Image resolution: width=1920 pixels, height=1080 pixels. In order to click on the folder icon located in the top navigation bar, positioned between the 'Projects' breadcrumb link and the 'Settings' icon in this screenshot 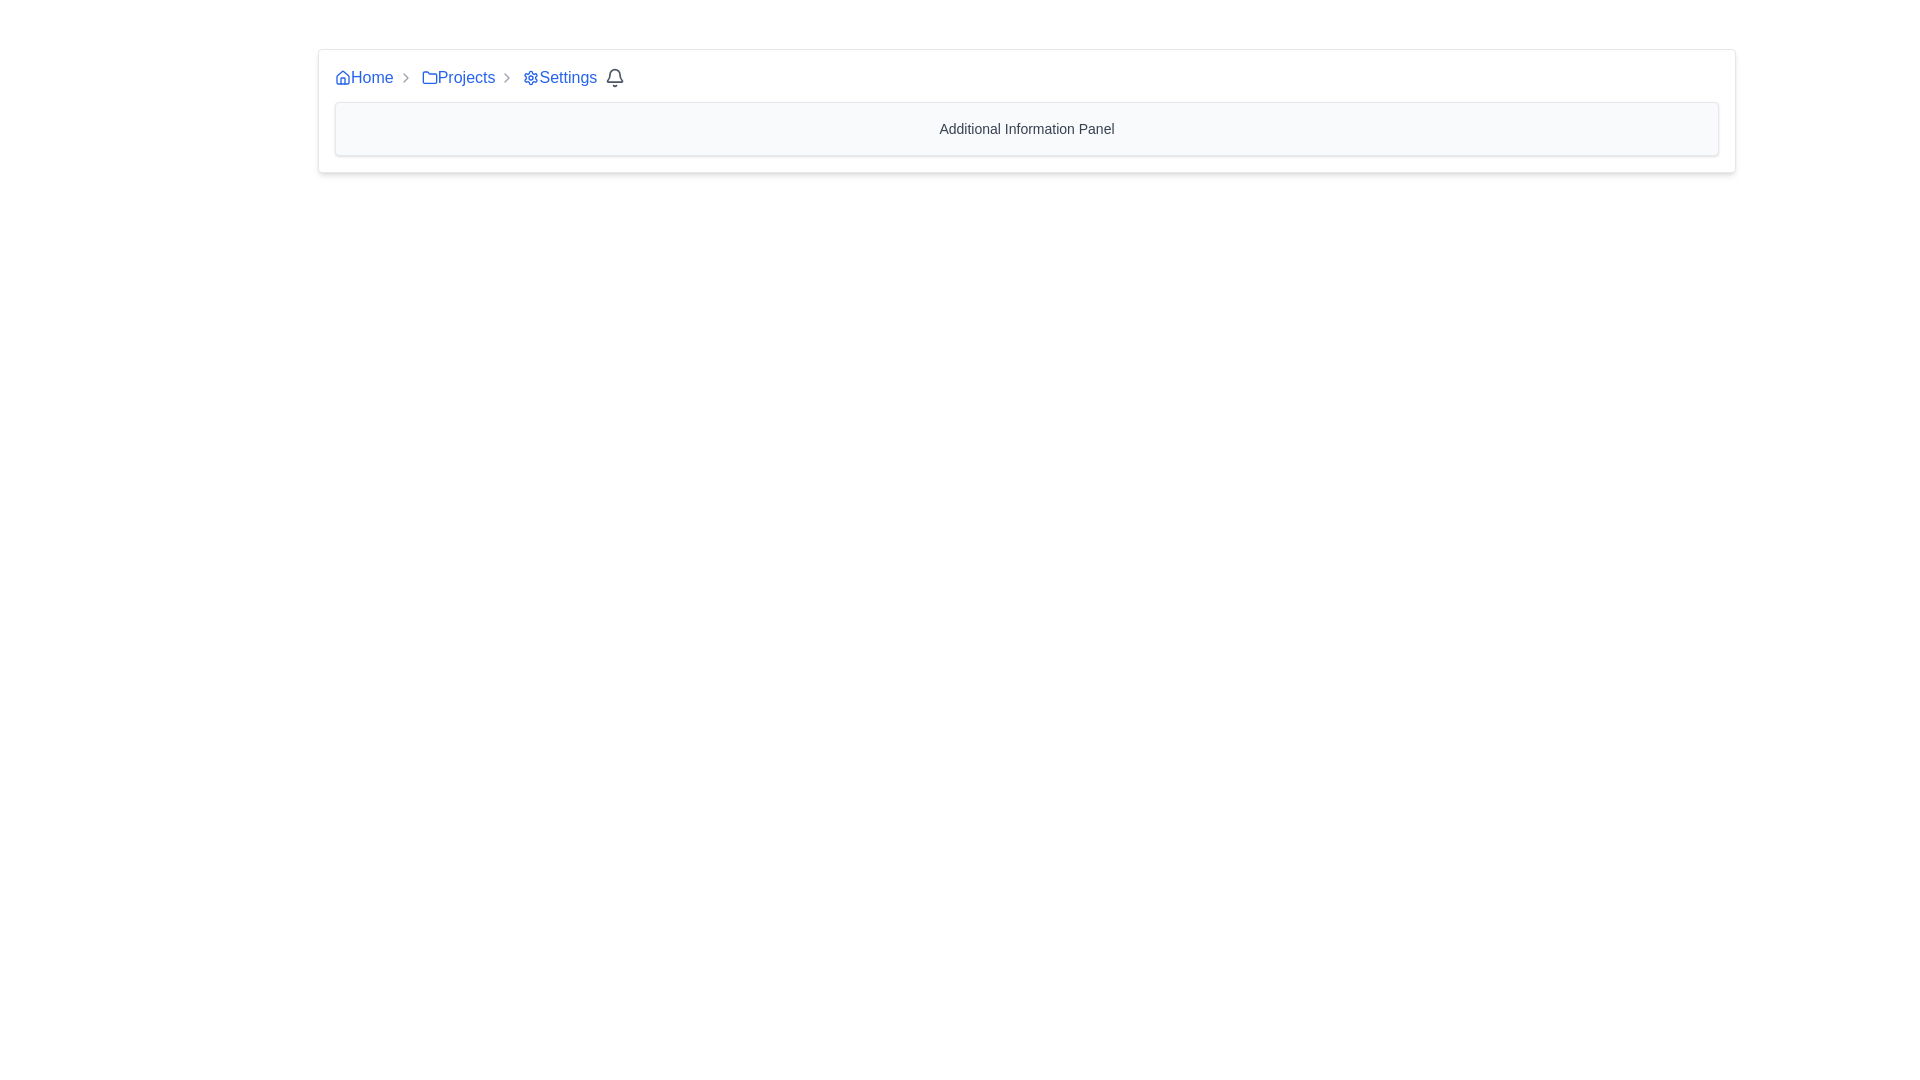, I will do `click(428, 76)`.